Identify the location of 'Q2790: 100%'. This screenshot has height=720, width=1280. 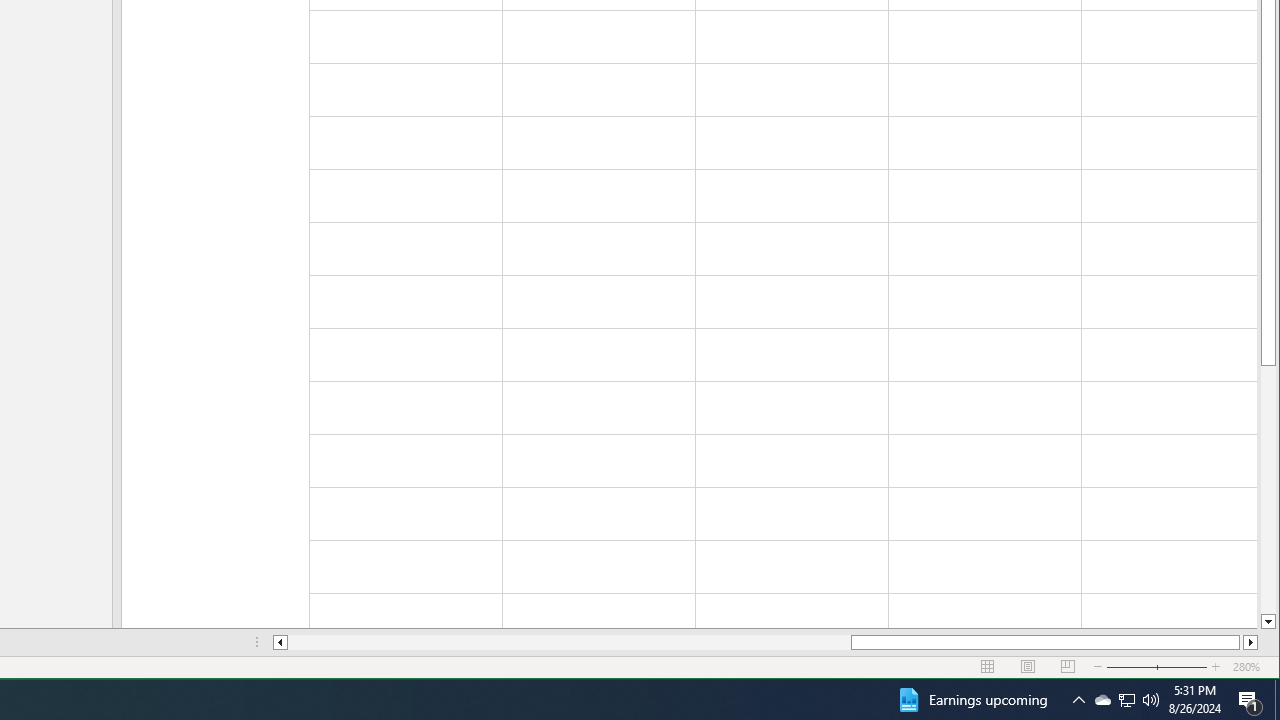
(1127, 698).